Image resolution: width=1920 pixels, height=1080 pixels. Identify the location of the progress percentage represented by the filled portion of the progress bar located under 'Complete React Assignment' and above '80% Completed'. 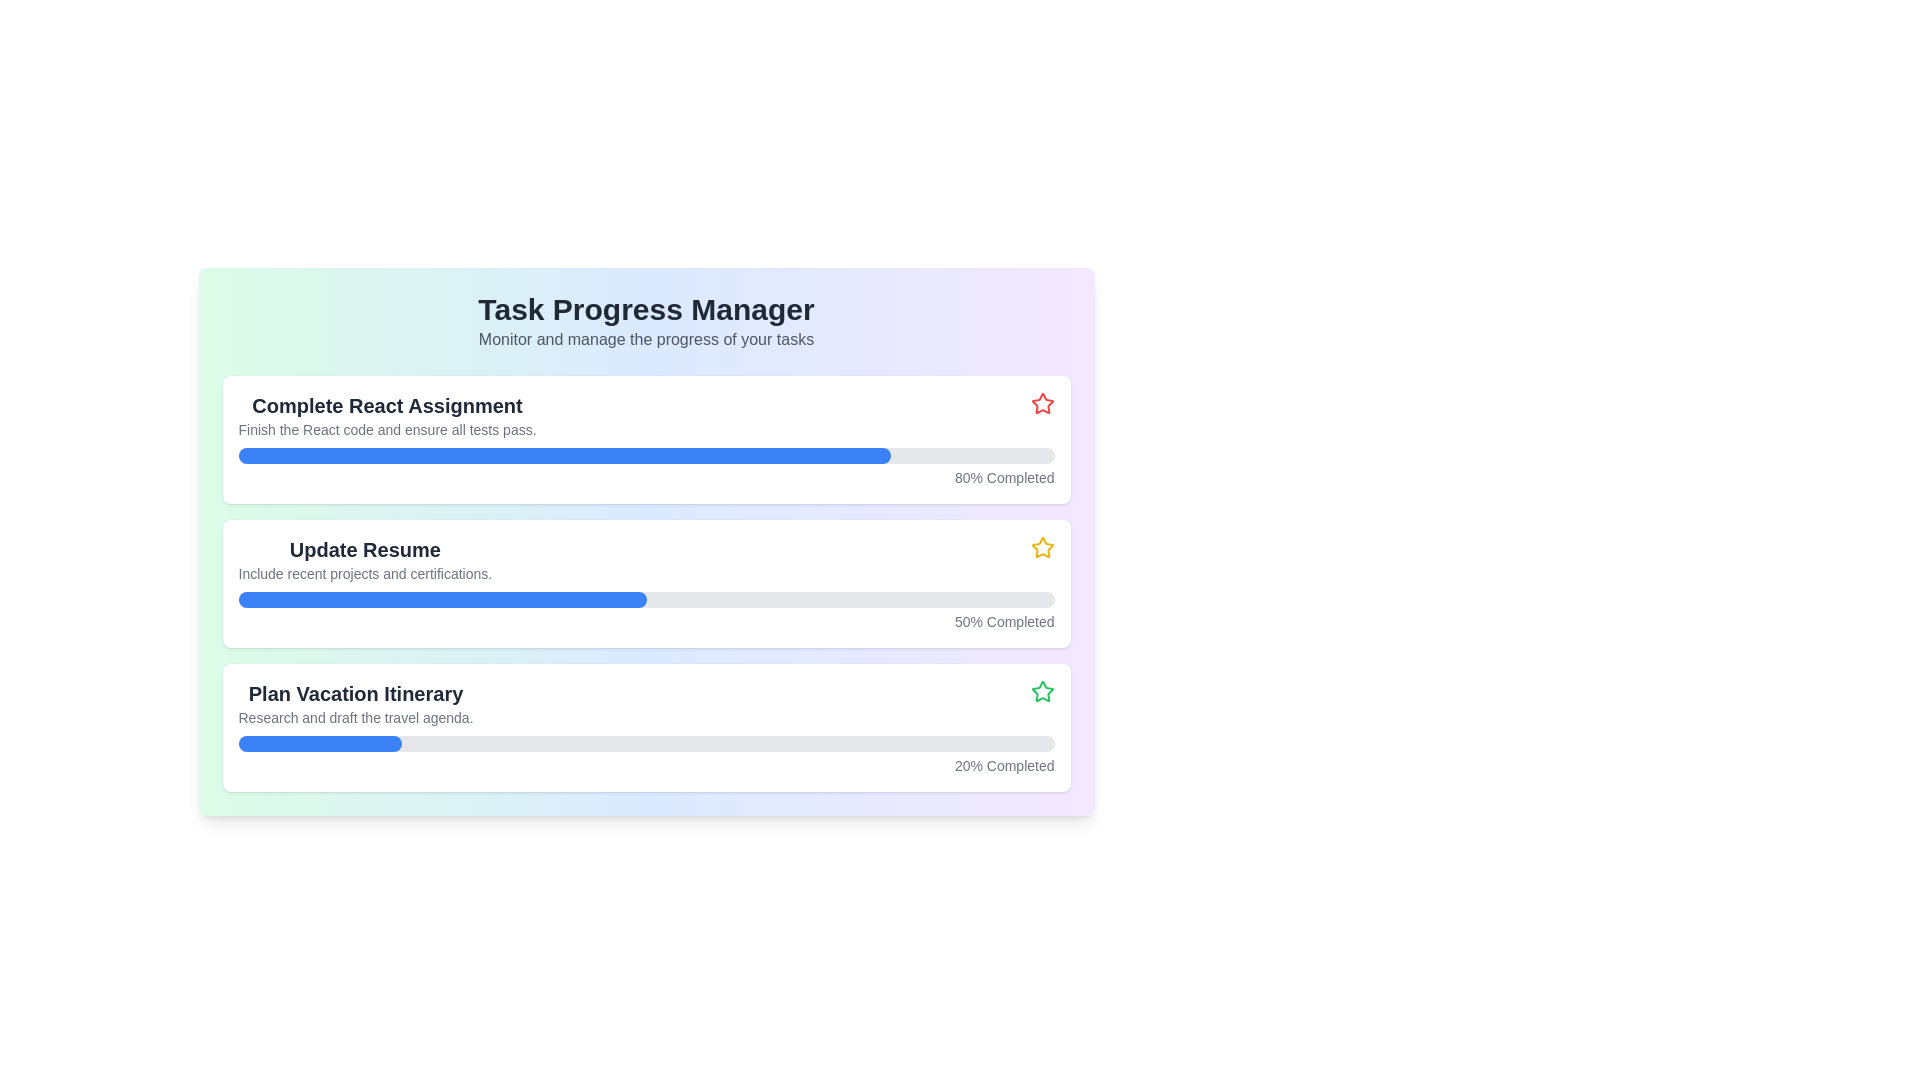
(563, 455).